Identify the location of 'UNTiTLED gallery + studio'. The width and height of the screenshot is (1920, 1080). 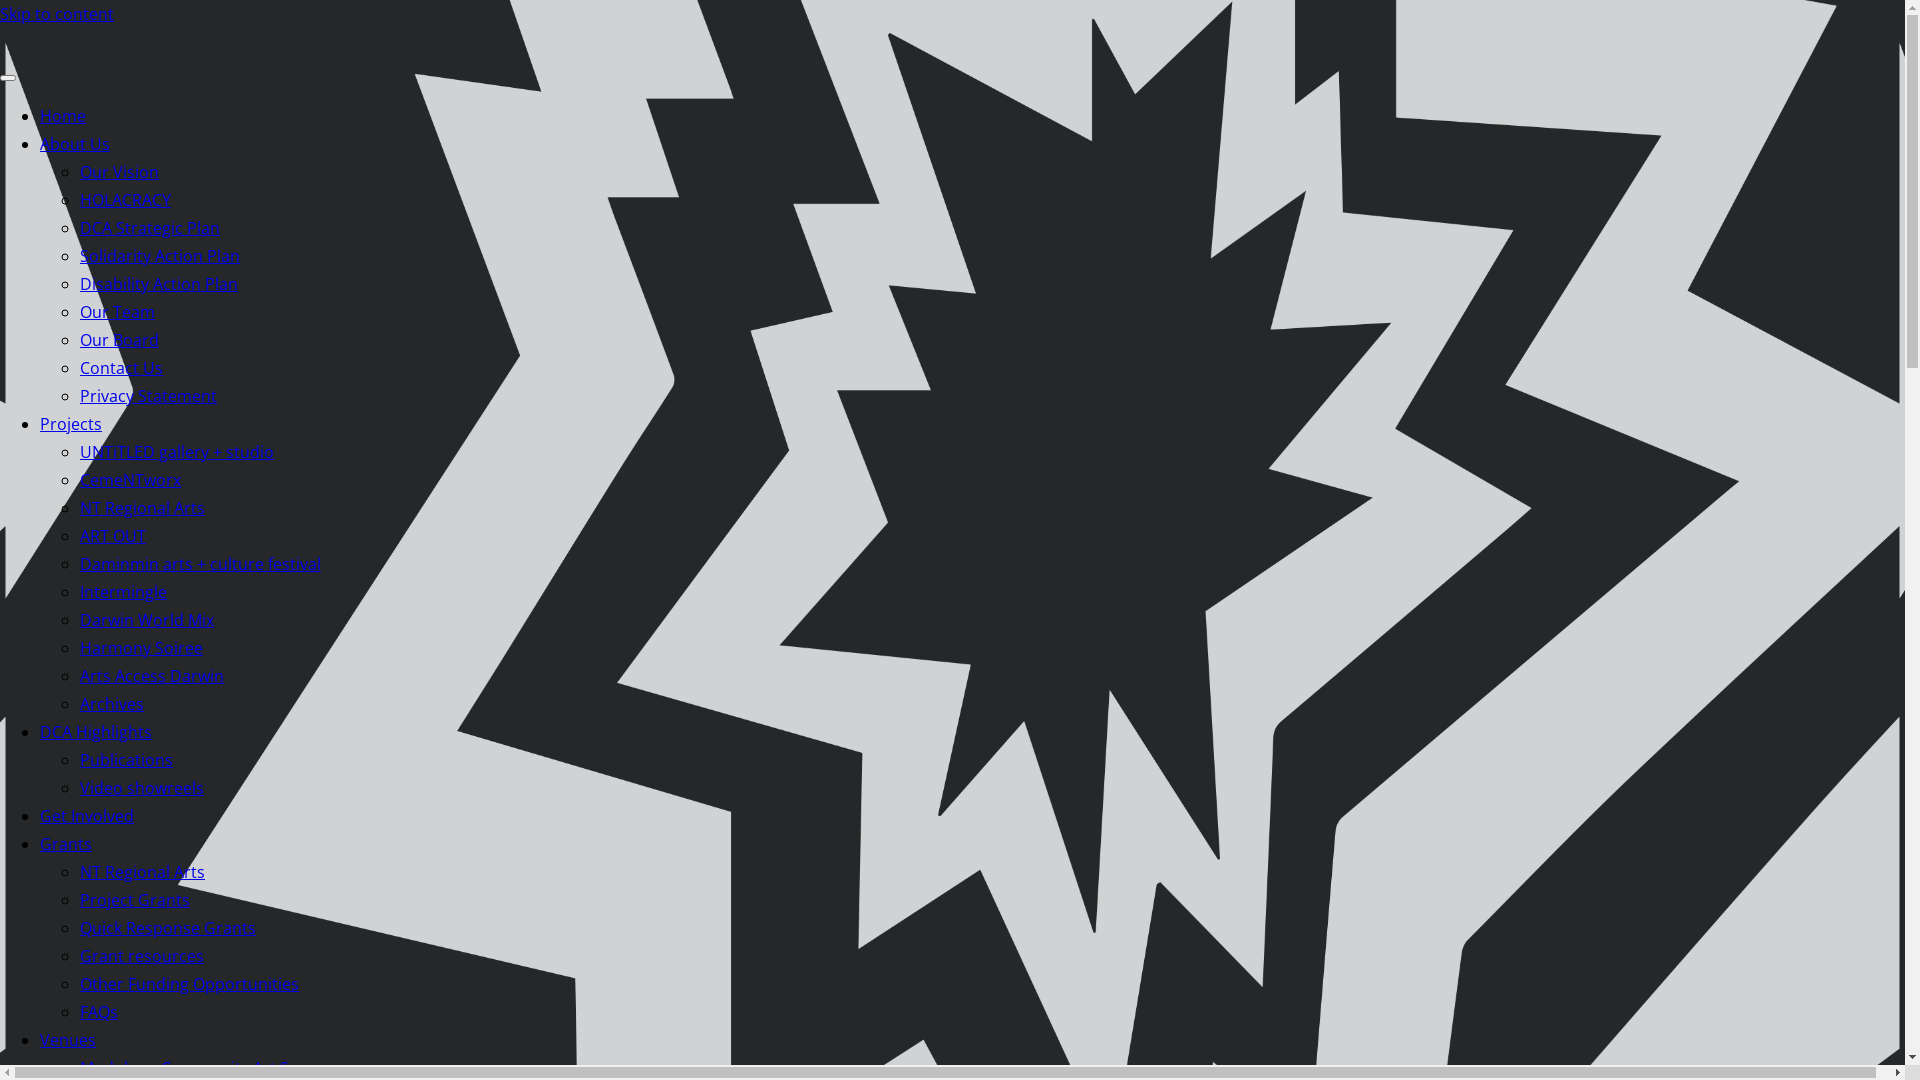
(177, 451).